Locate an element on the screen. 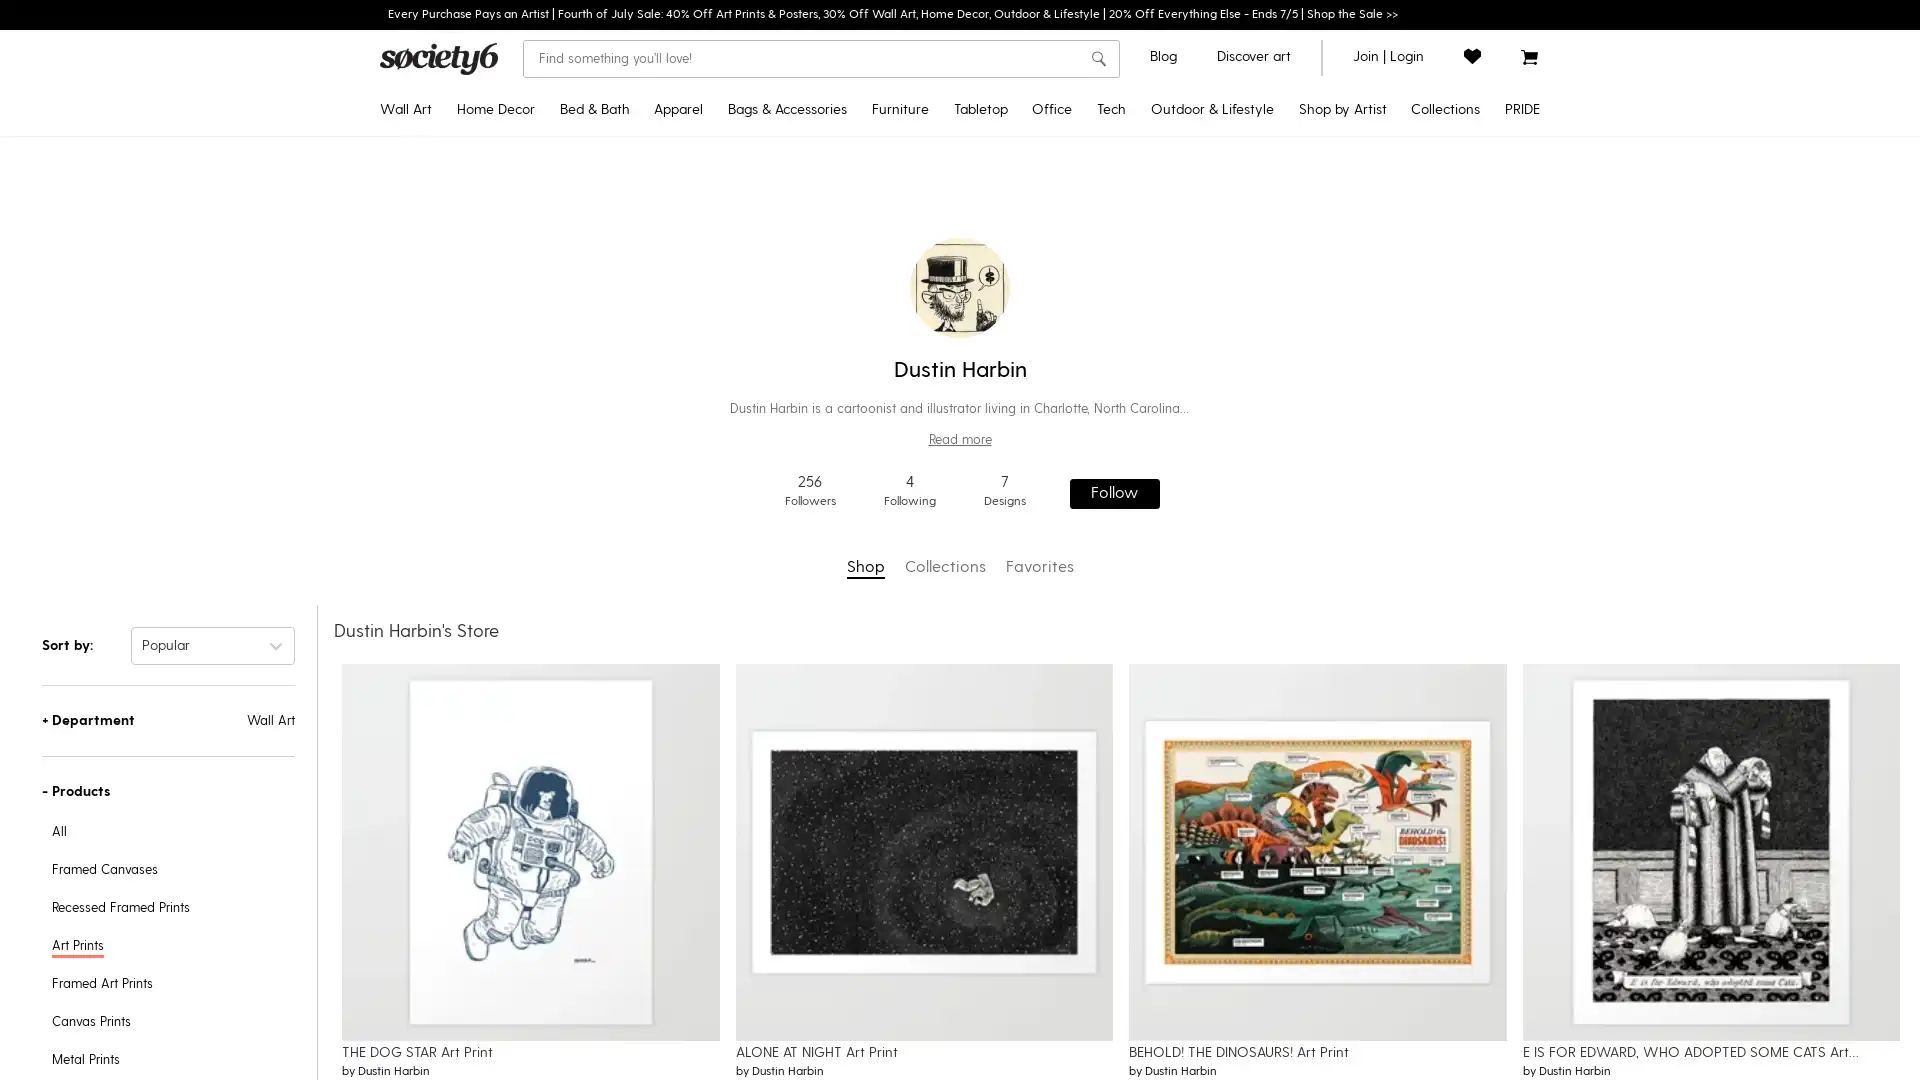  Android Card Cases is located at coordinates (1182, 320).